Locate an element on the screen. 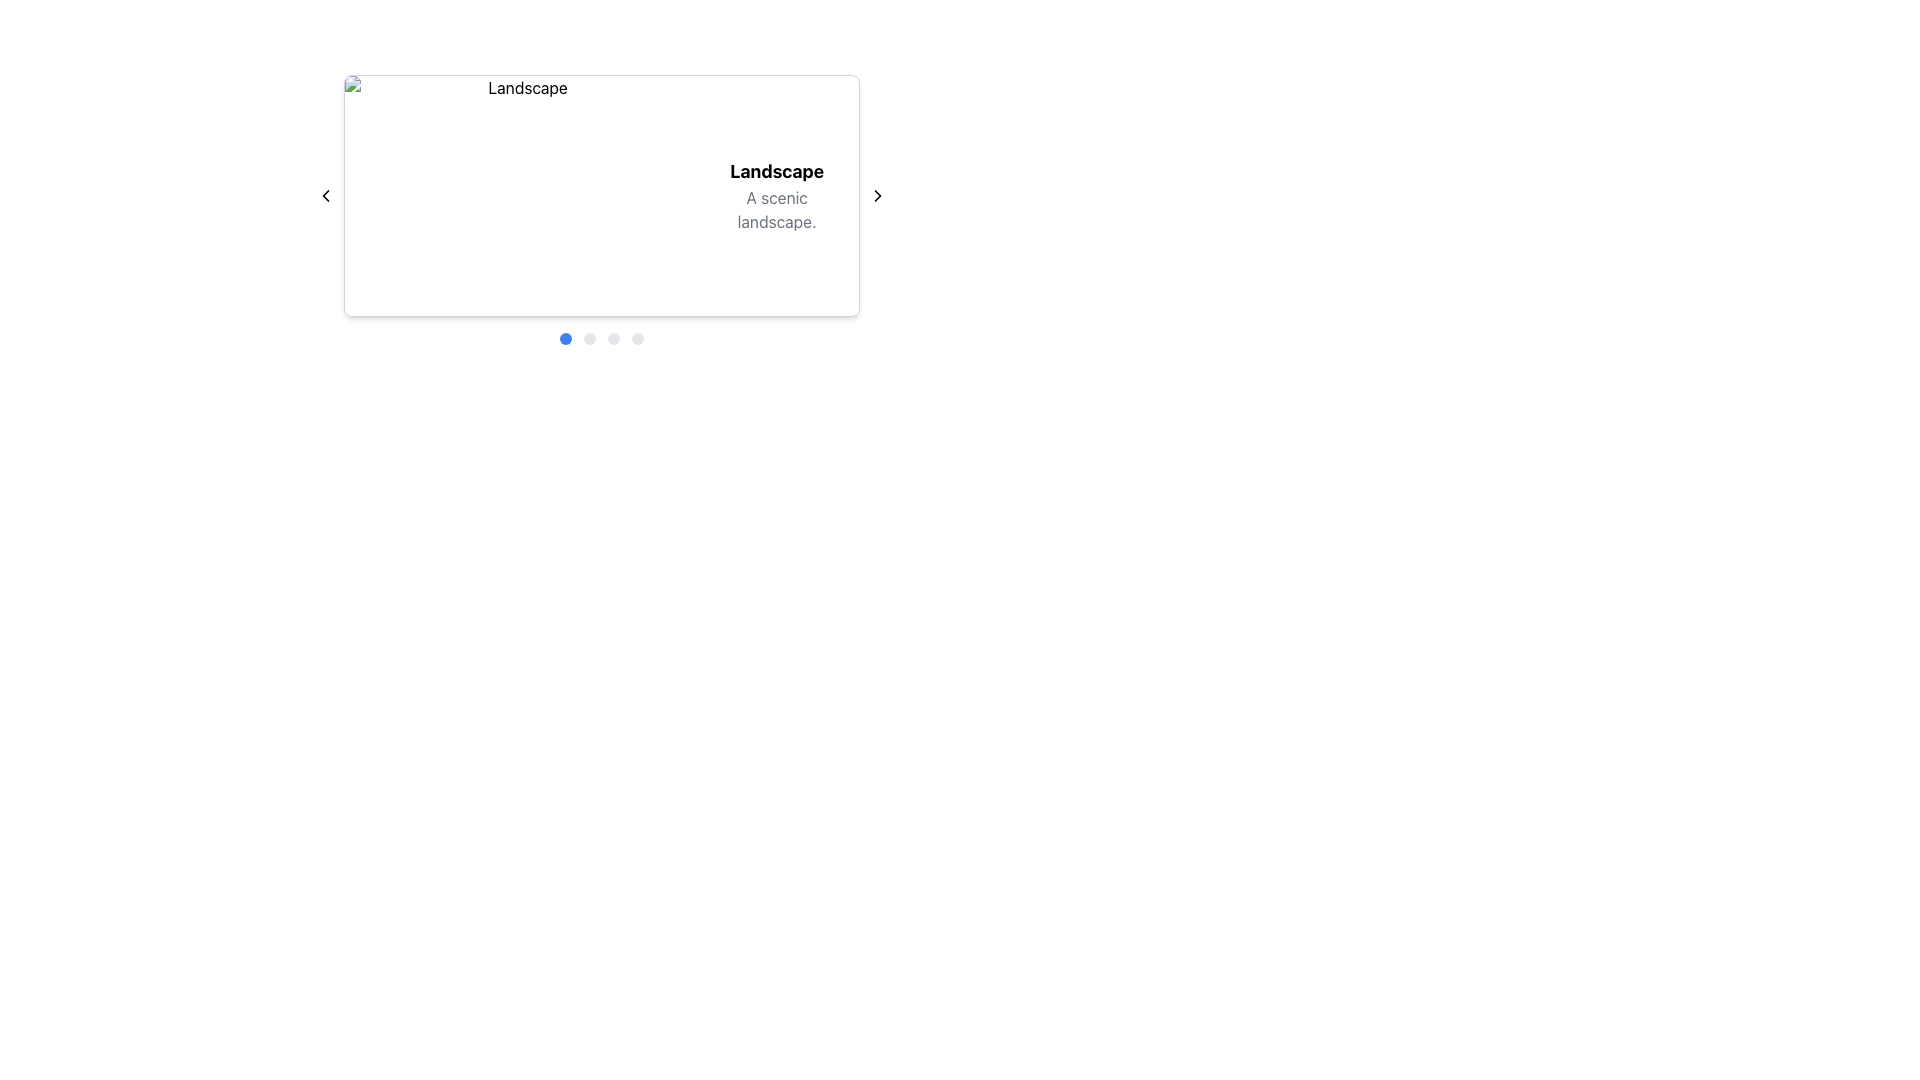  the first Carousel Indicator located at the bottom-center of the interface is located at coordinates (565, 338).